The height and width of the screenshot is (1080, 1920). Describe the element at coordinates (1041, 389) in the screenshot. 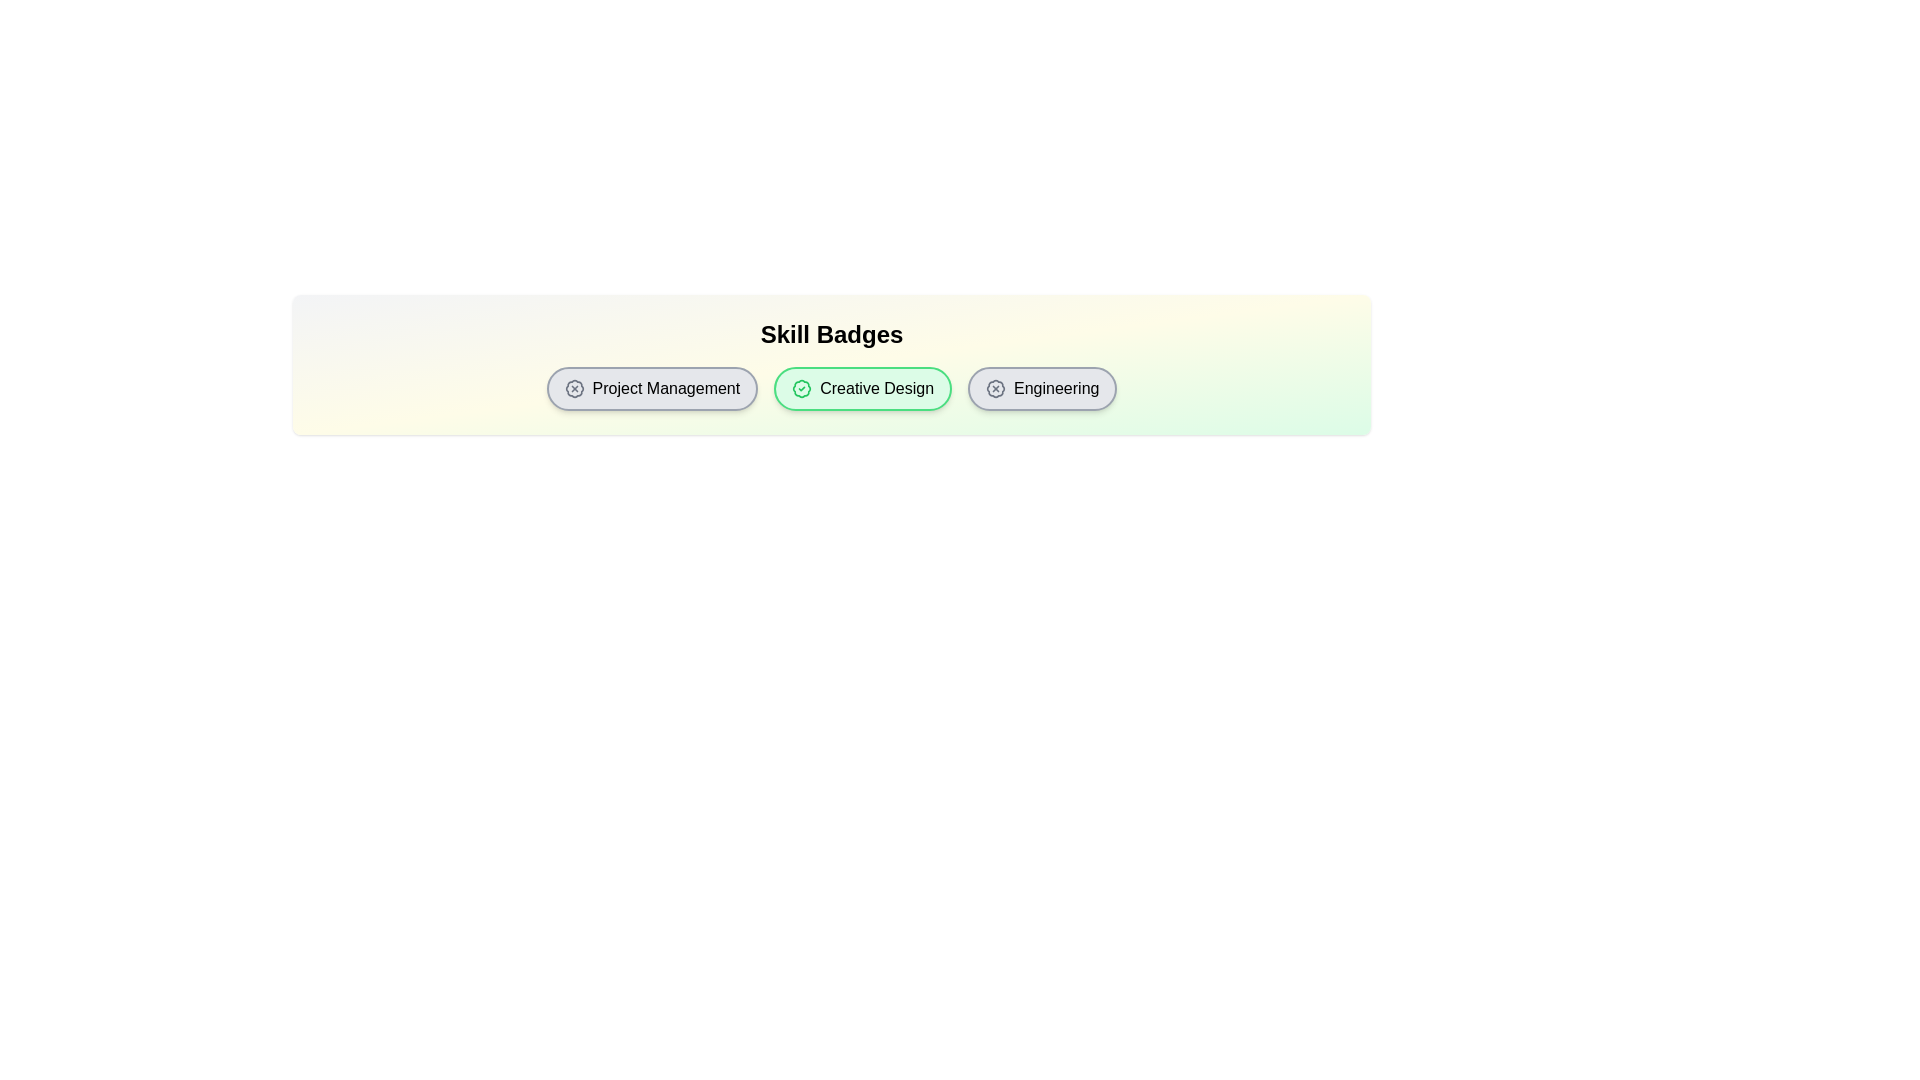

I see `the skill badge labeled Engineering` at that location.